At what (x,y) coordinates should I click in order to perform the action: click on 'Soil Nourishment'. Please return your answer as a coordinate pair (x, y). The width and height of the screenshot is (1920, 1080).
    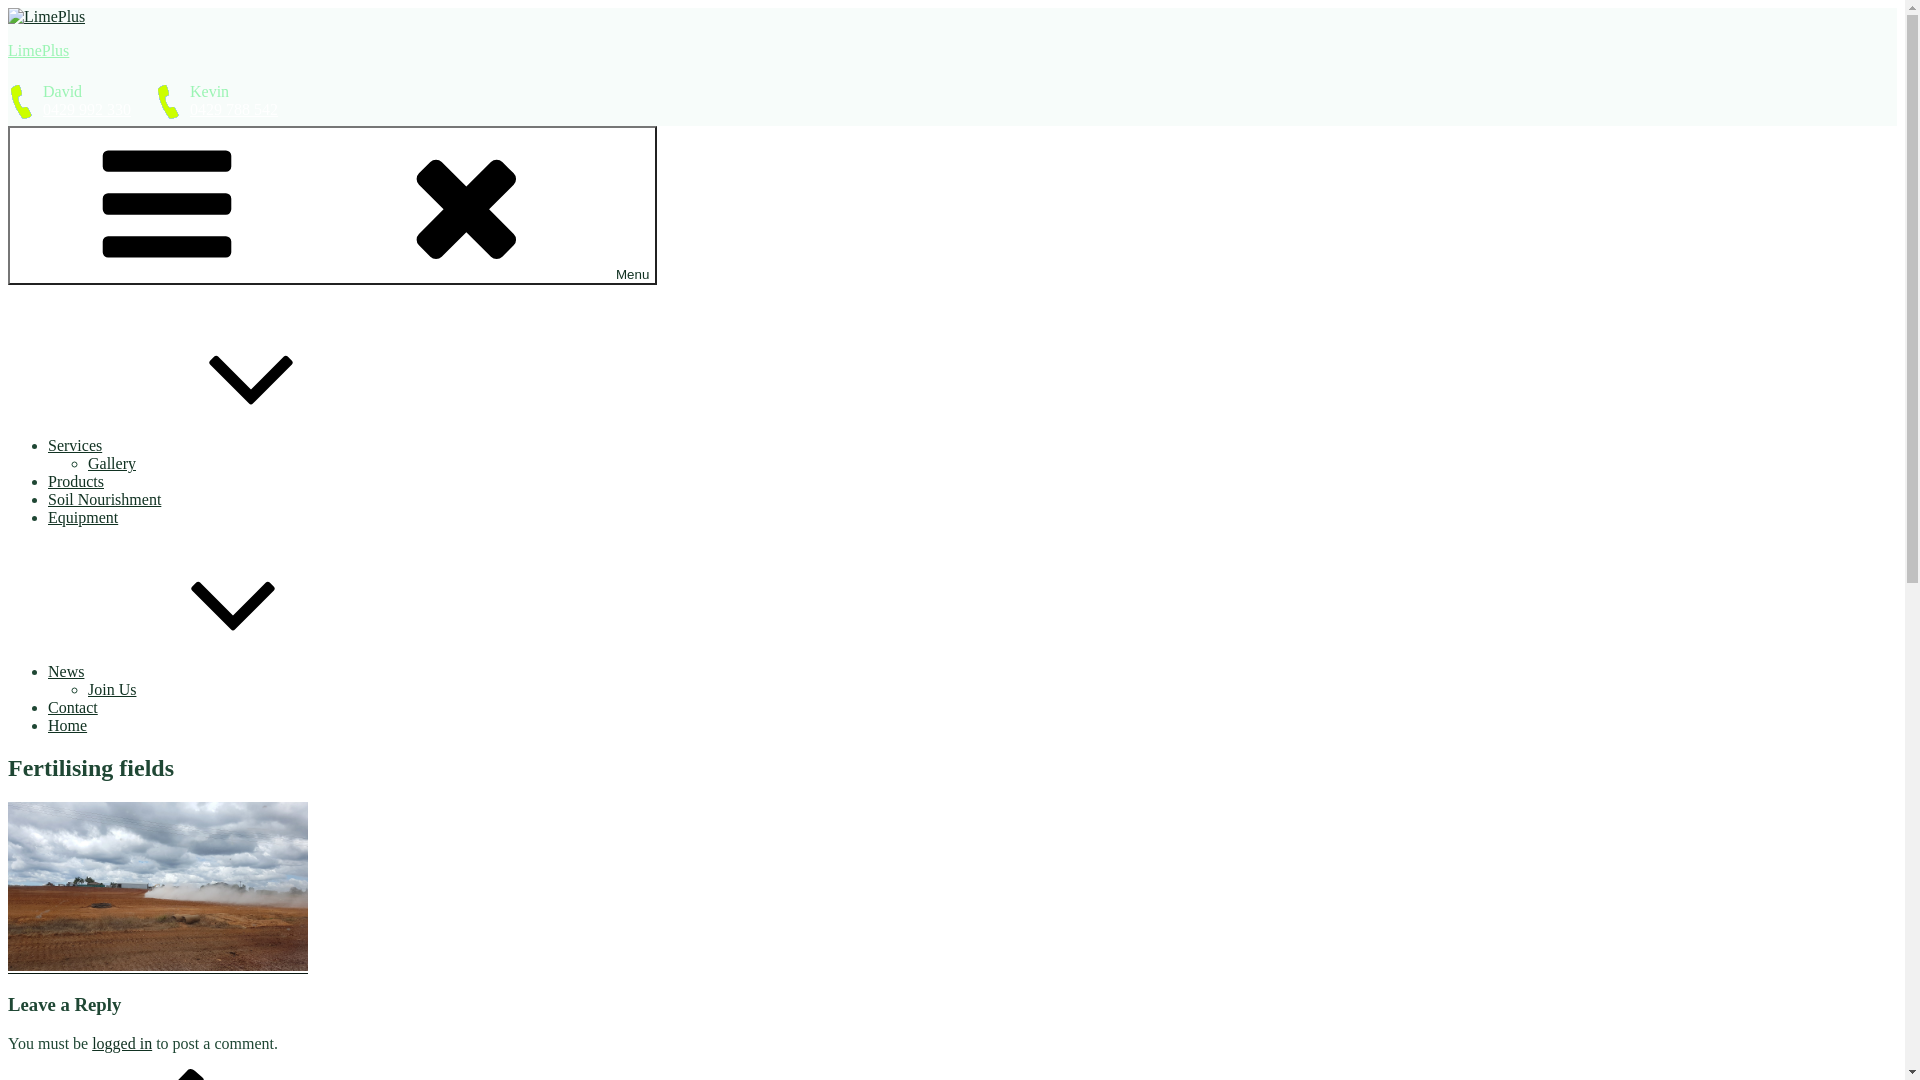
    Looking at the image, I should click on (103, 498).